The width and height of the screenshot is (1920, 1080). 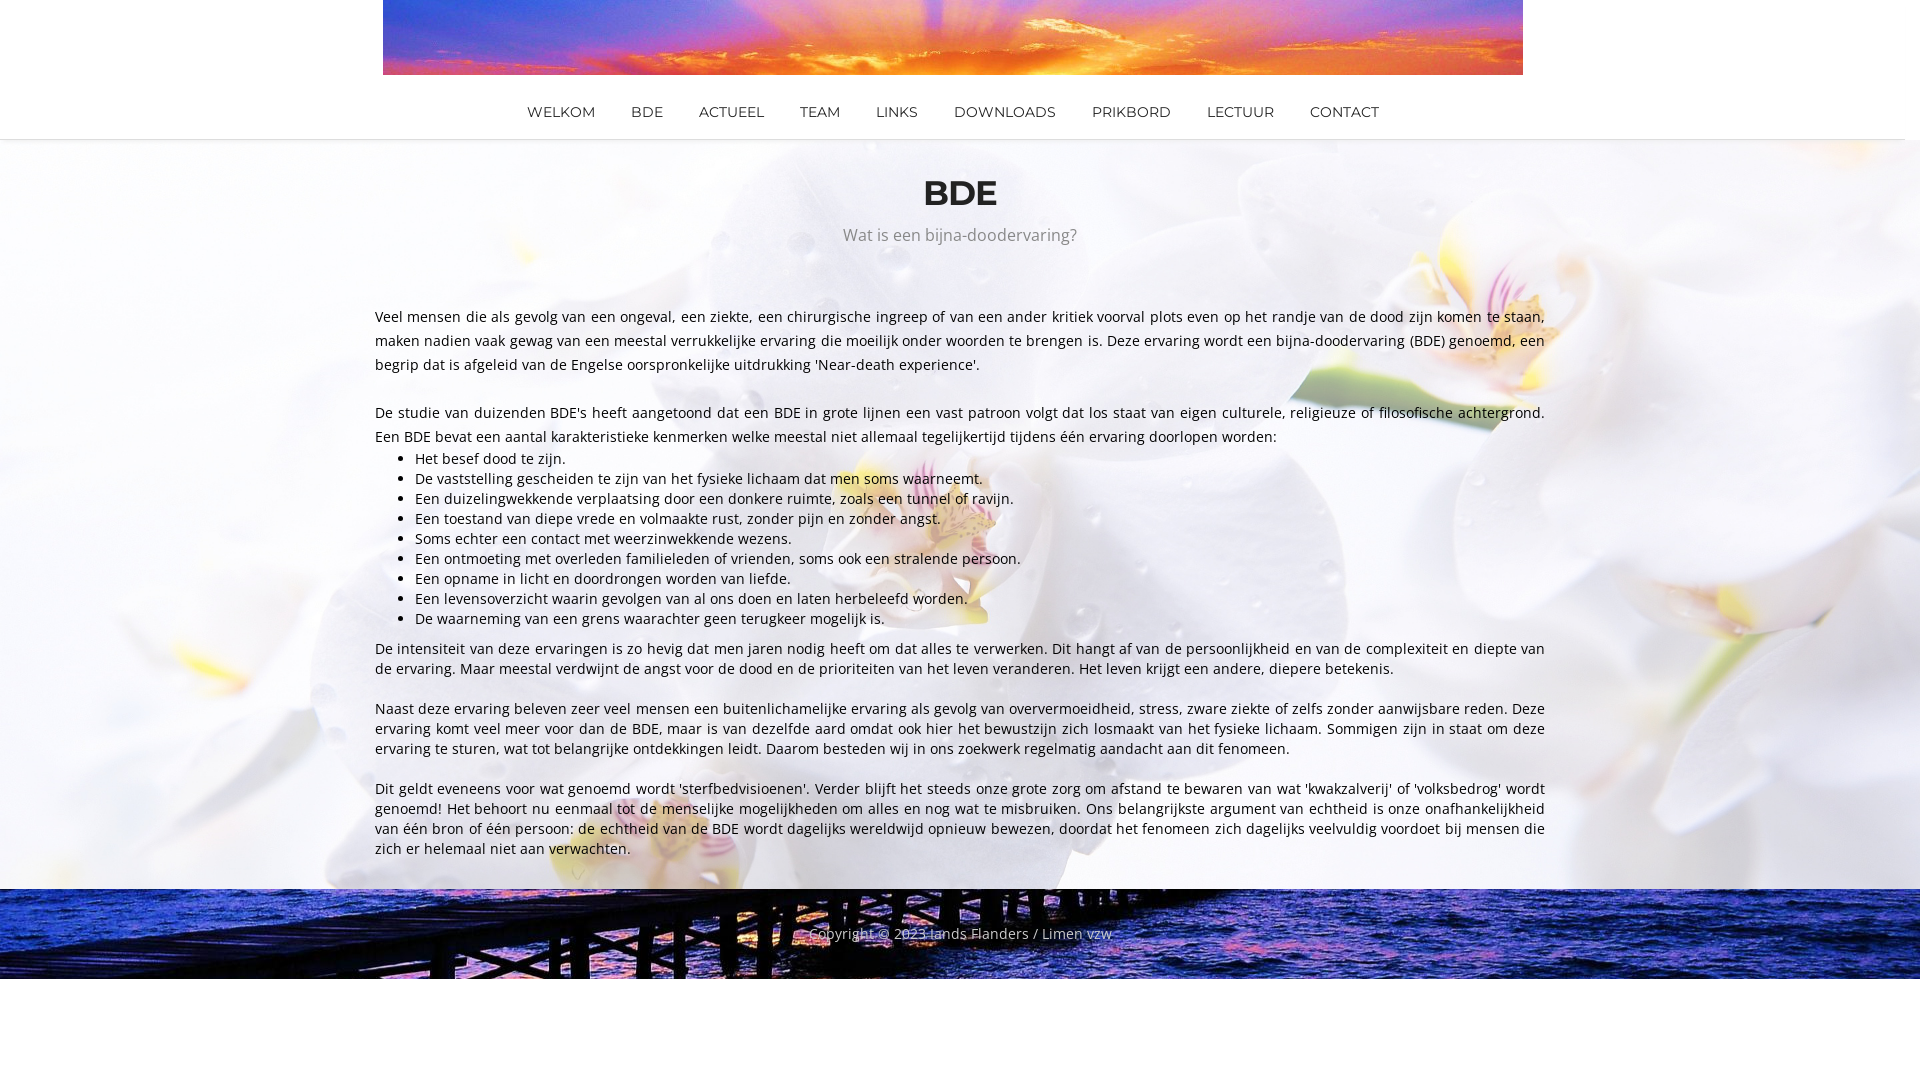 I want to click on 'TEAM', so click(x=820, y=111).